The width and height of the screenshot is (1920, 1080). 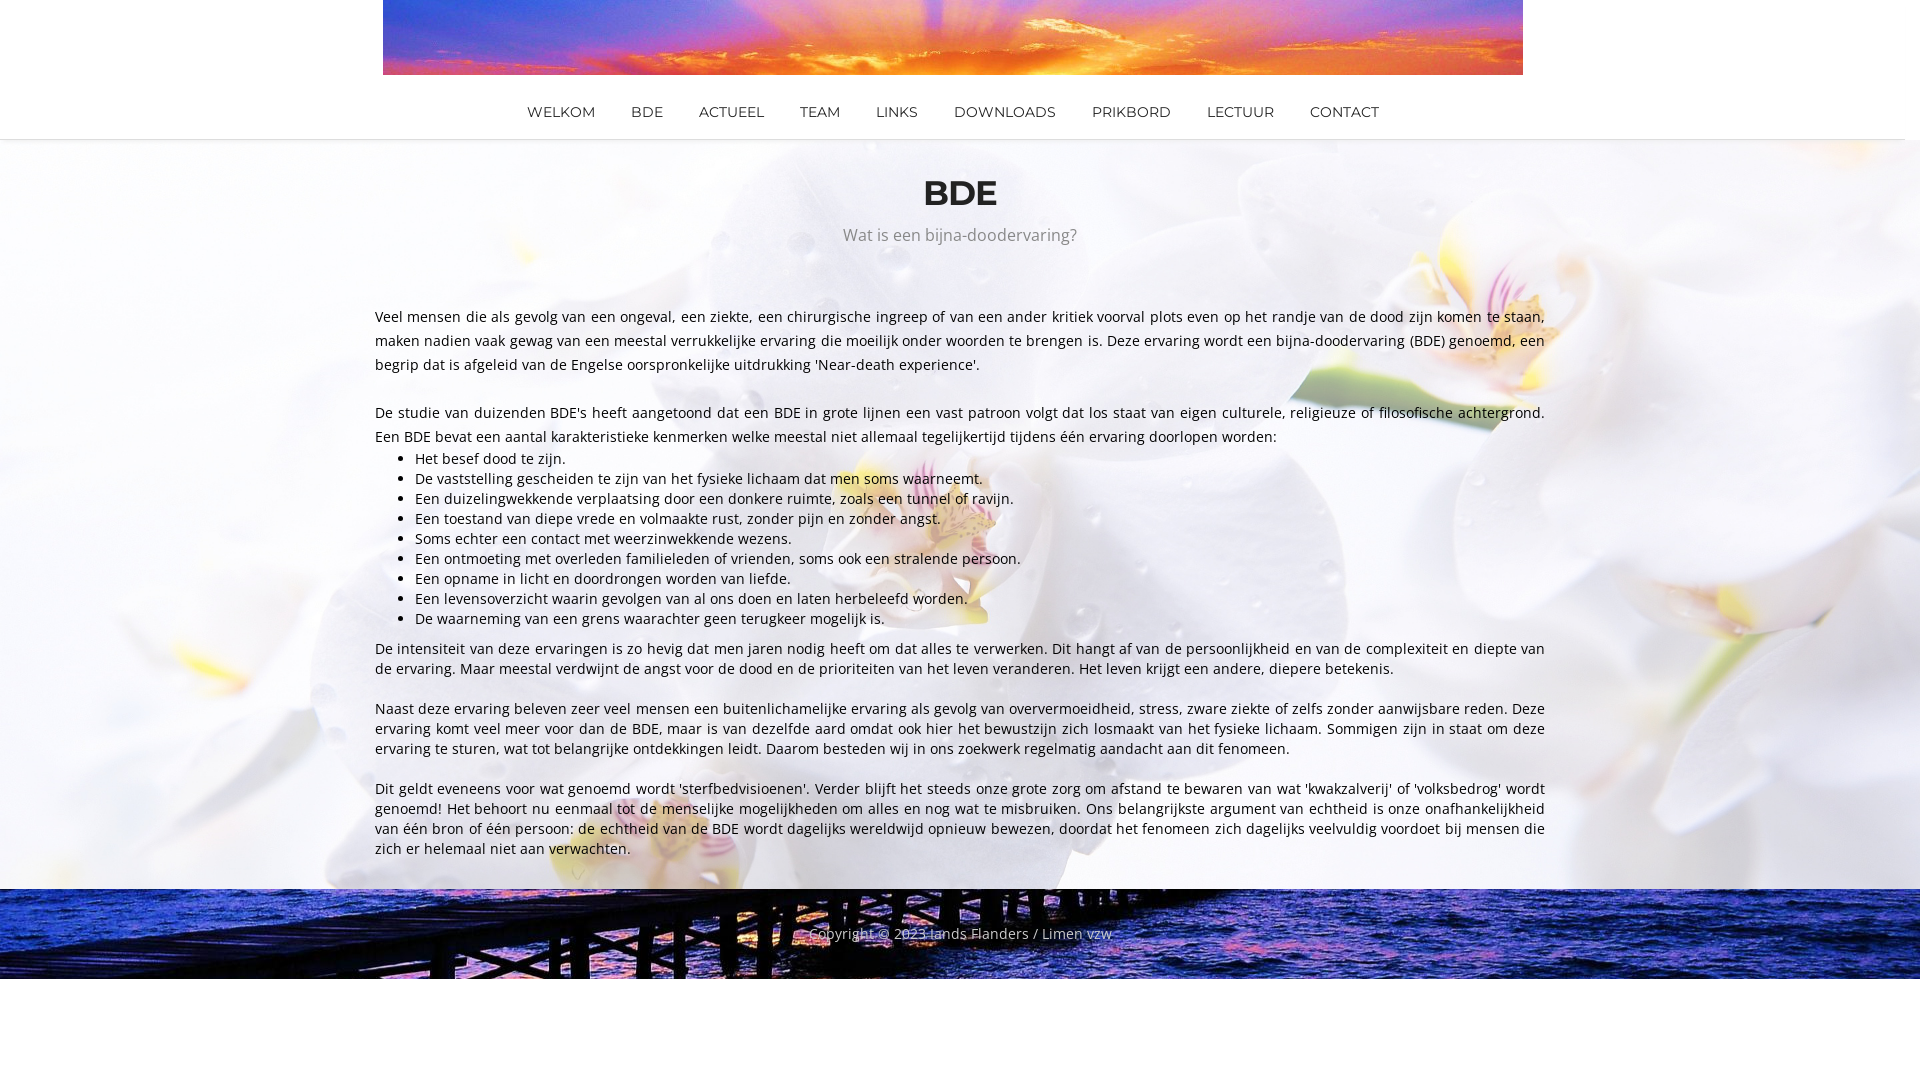 I want to click on 'TEAM', so click(x=820, y=111).